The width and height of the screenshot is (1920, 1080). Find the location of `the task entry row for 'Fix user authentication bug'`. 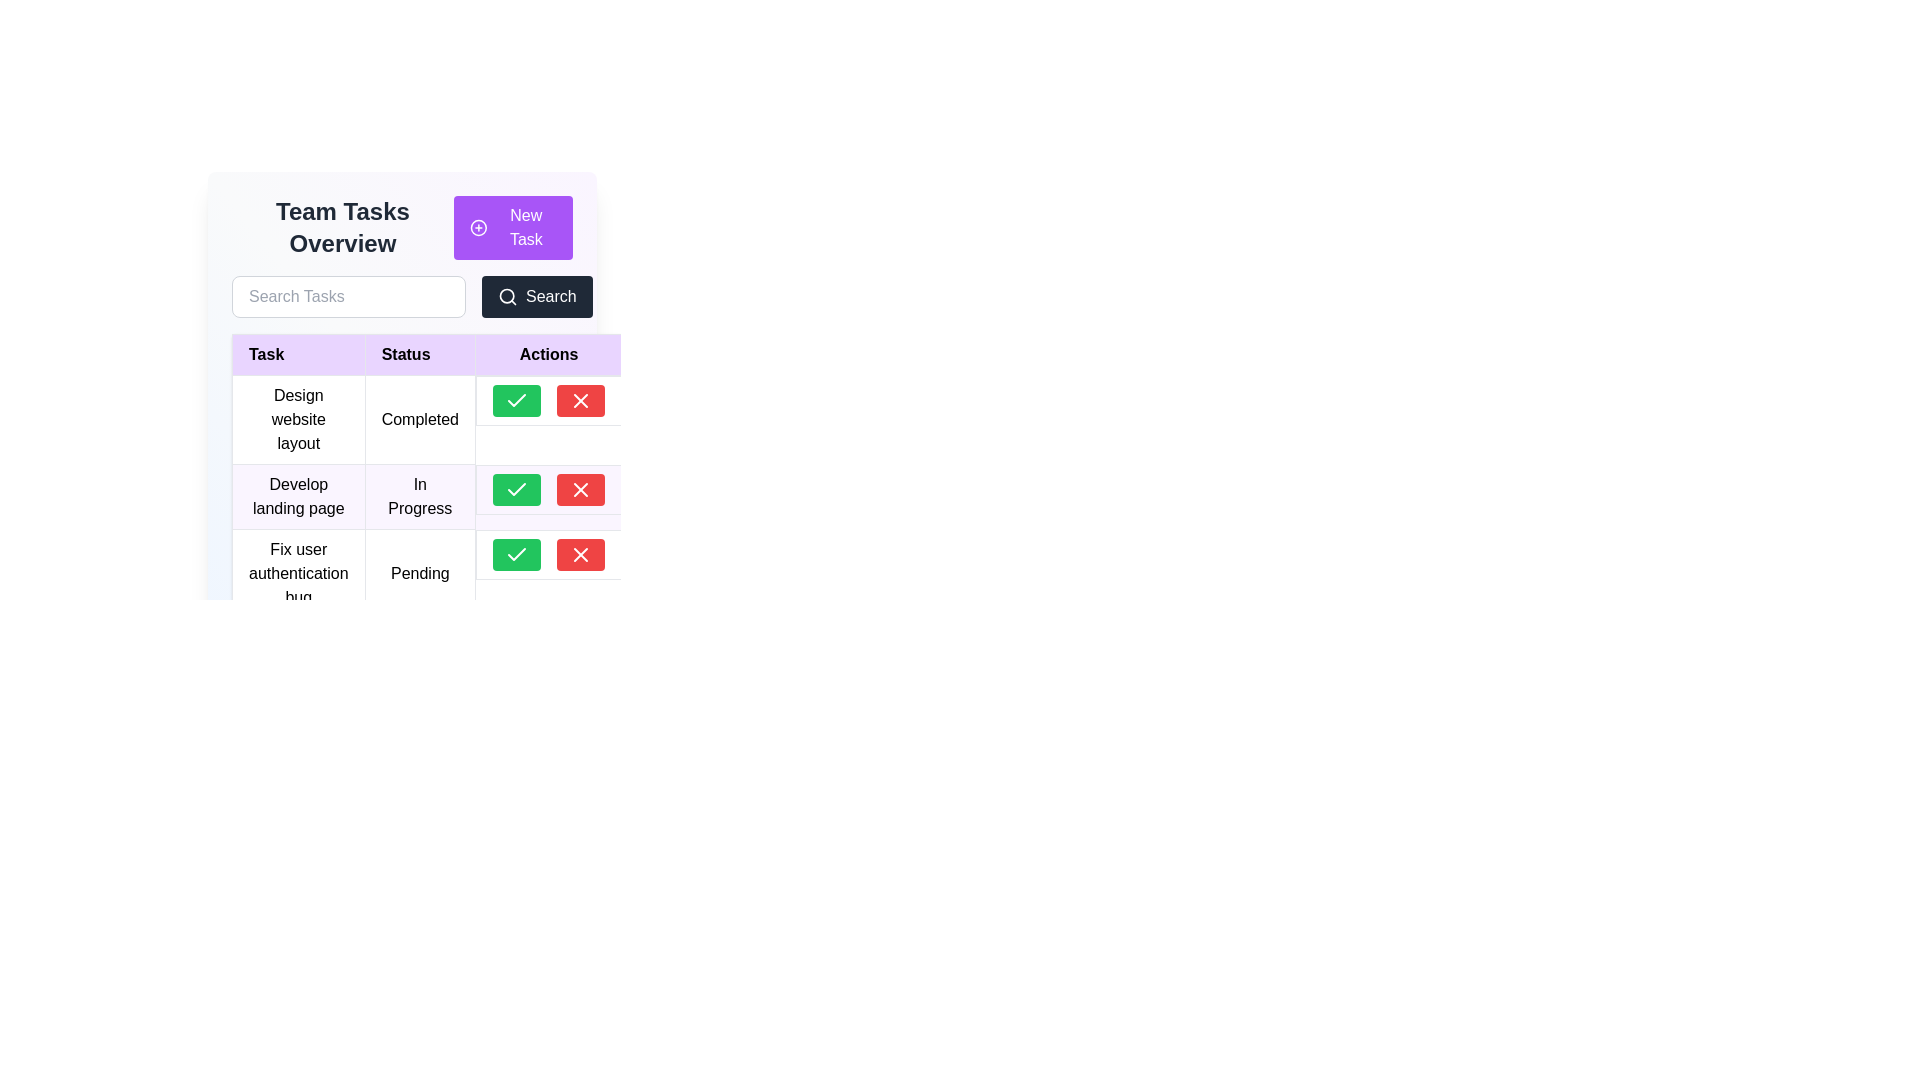

the task entry row for 'Fix user authentication bug' is located at coordinates (426, 574).